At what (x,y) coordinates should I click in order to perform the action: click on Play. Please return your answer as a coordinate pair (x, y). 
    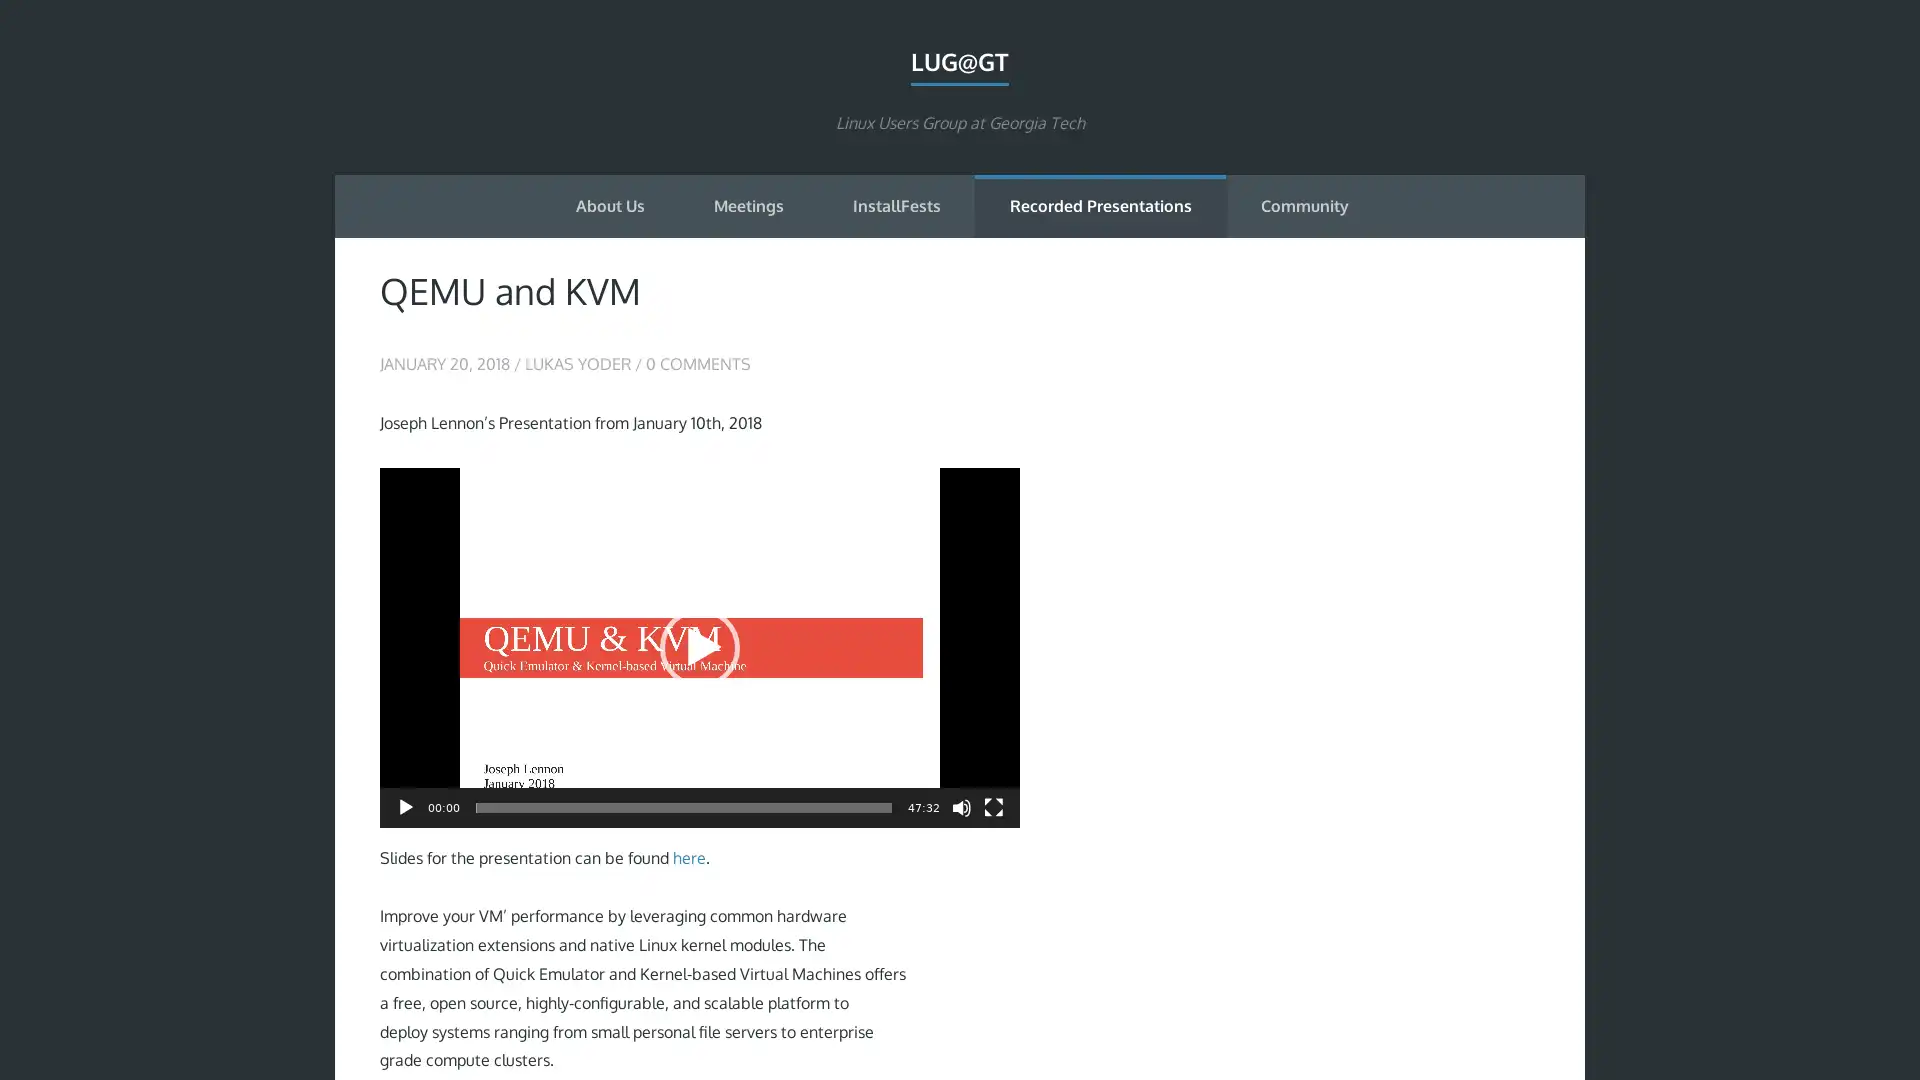
    Looking at the image, I should click on (700, 647).